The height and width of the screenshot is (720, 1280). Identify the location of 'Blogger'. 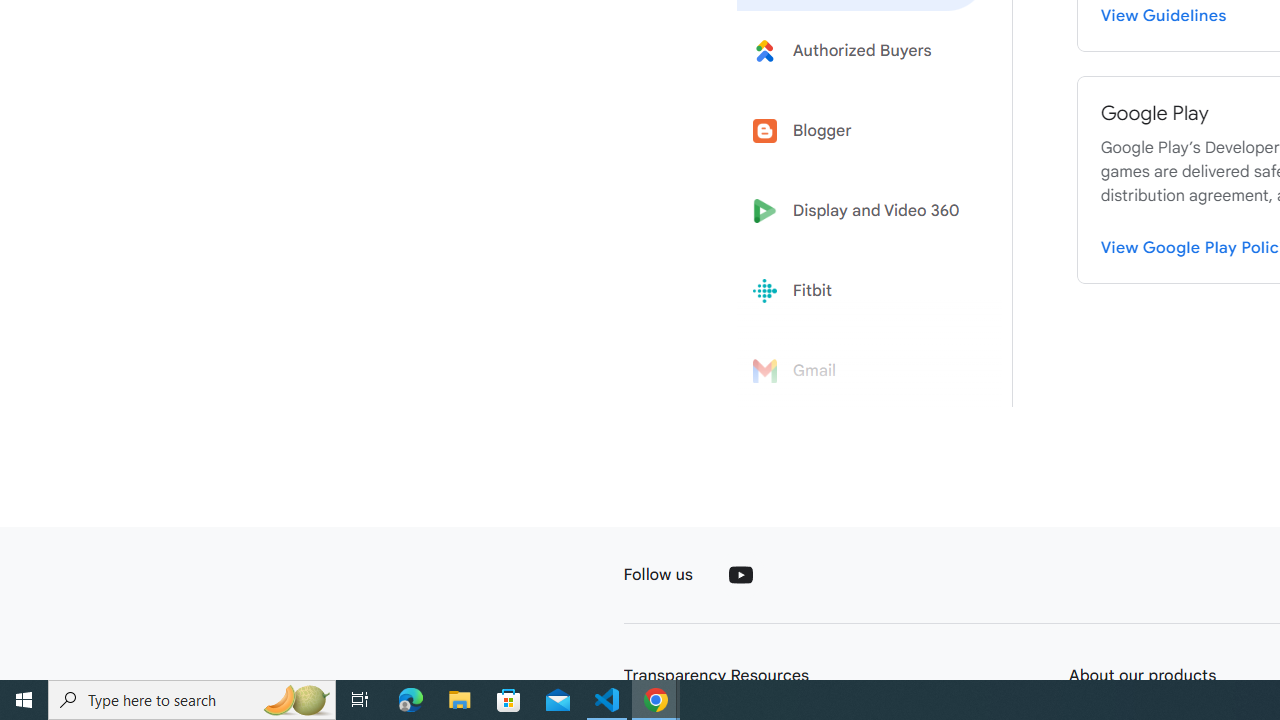
(862, 131).